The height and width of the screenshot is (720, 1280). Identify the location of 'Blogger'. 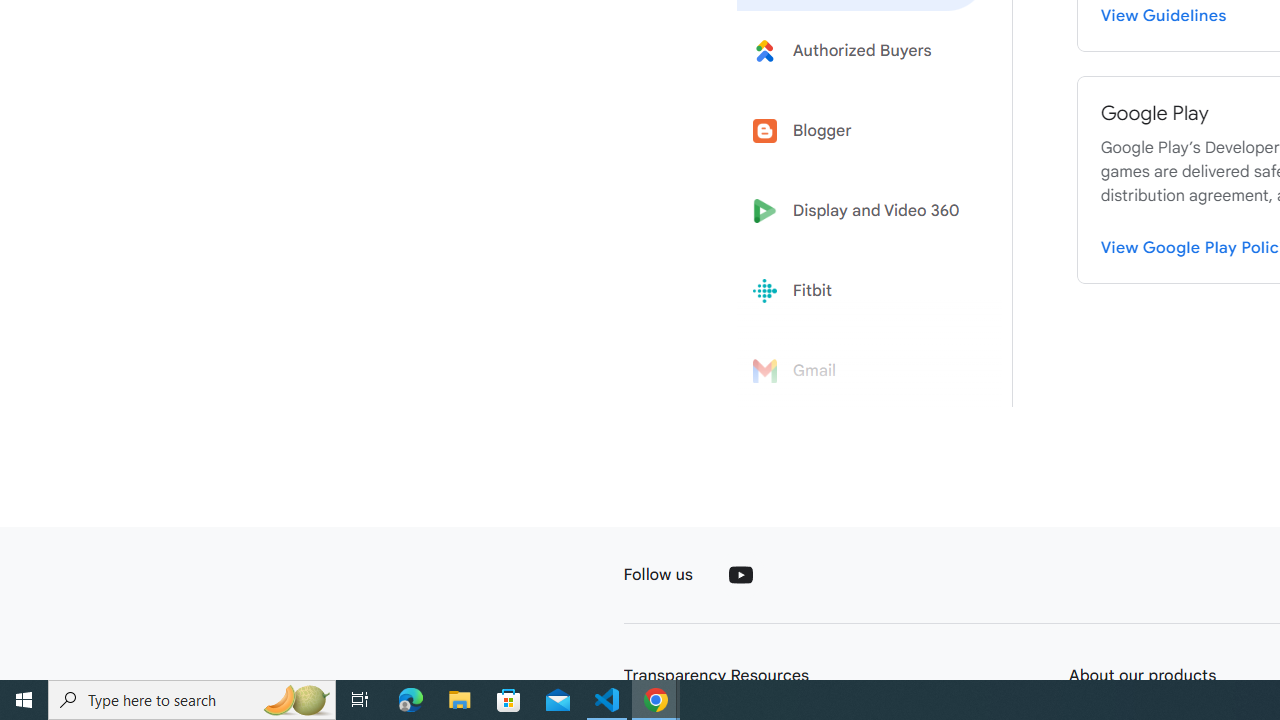
(862, 131).